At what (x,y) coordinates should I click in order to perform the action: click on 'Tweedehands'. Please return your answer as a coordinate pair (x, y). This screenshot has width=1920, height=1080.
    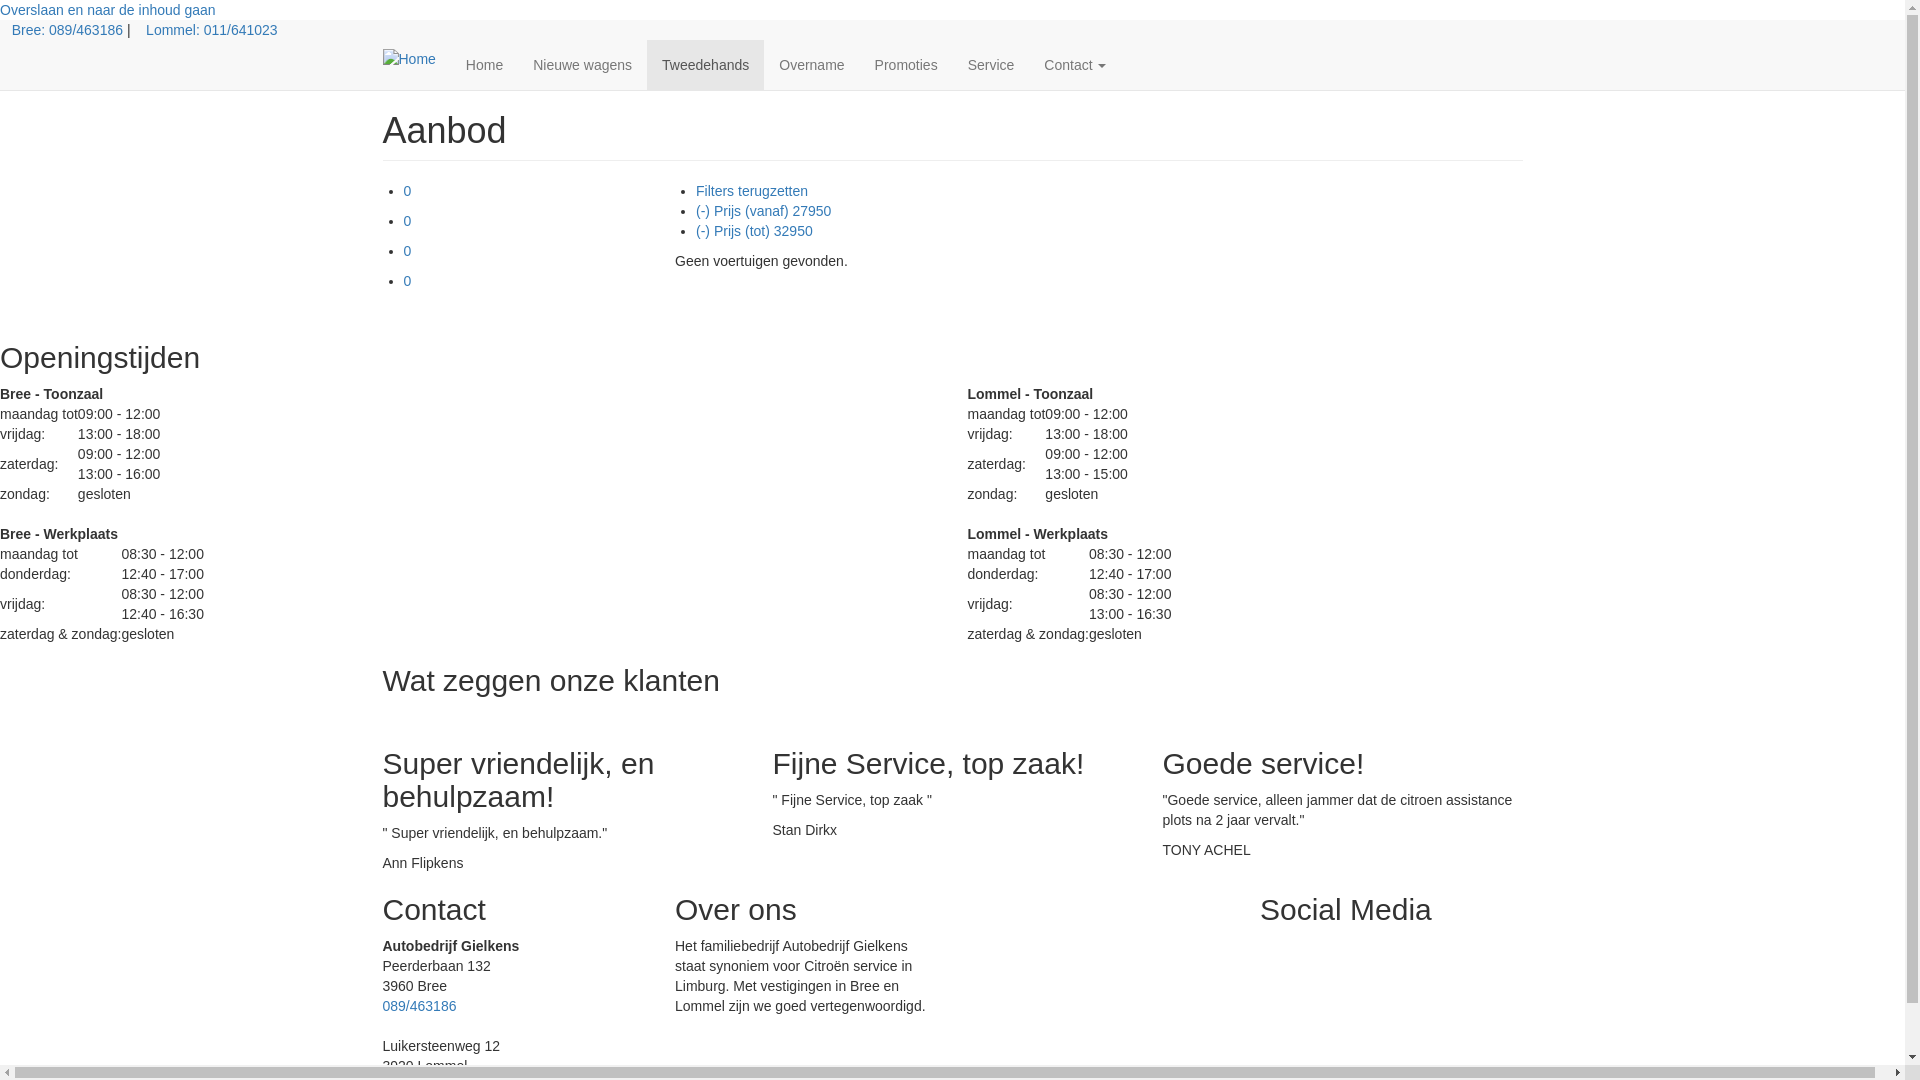
    Looking at the image, I should click on (647, 64).